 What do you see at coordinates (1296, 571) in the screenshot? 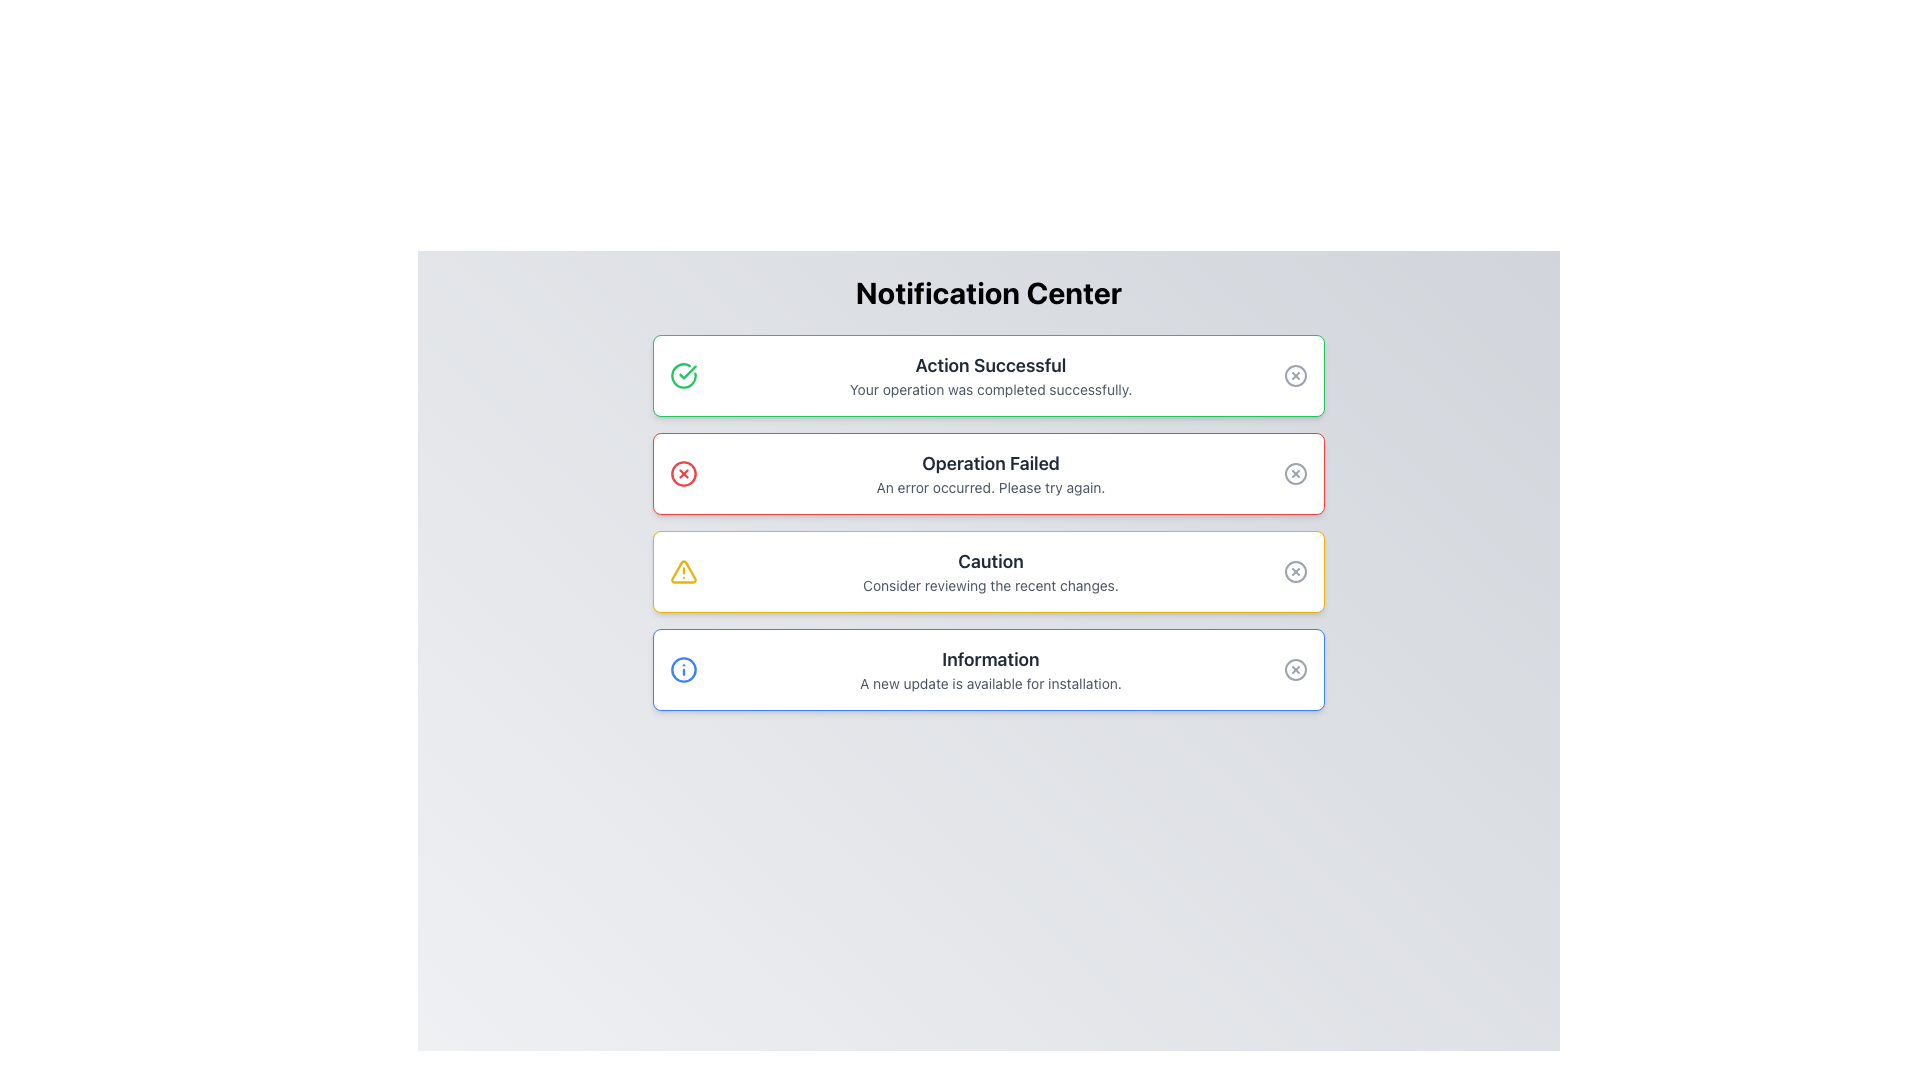
I see `the circular button with a cross inside, located on the far-right side of the notification panel, to change its color` at bounding box center [1296, 571].